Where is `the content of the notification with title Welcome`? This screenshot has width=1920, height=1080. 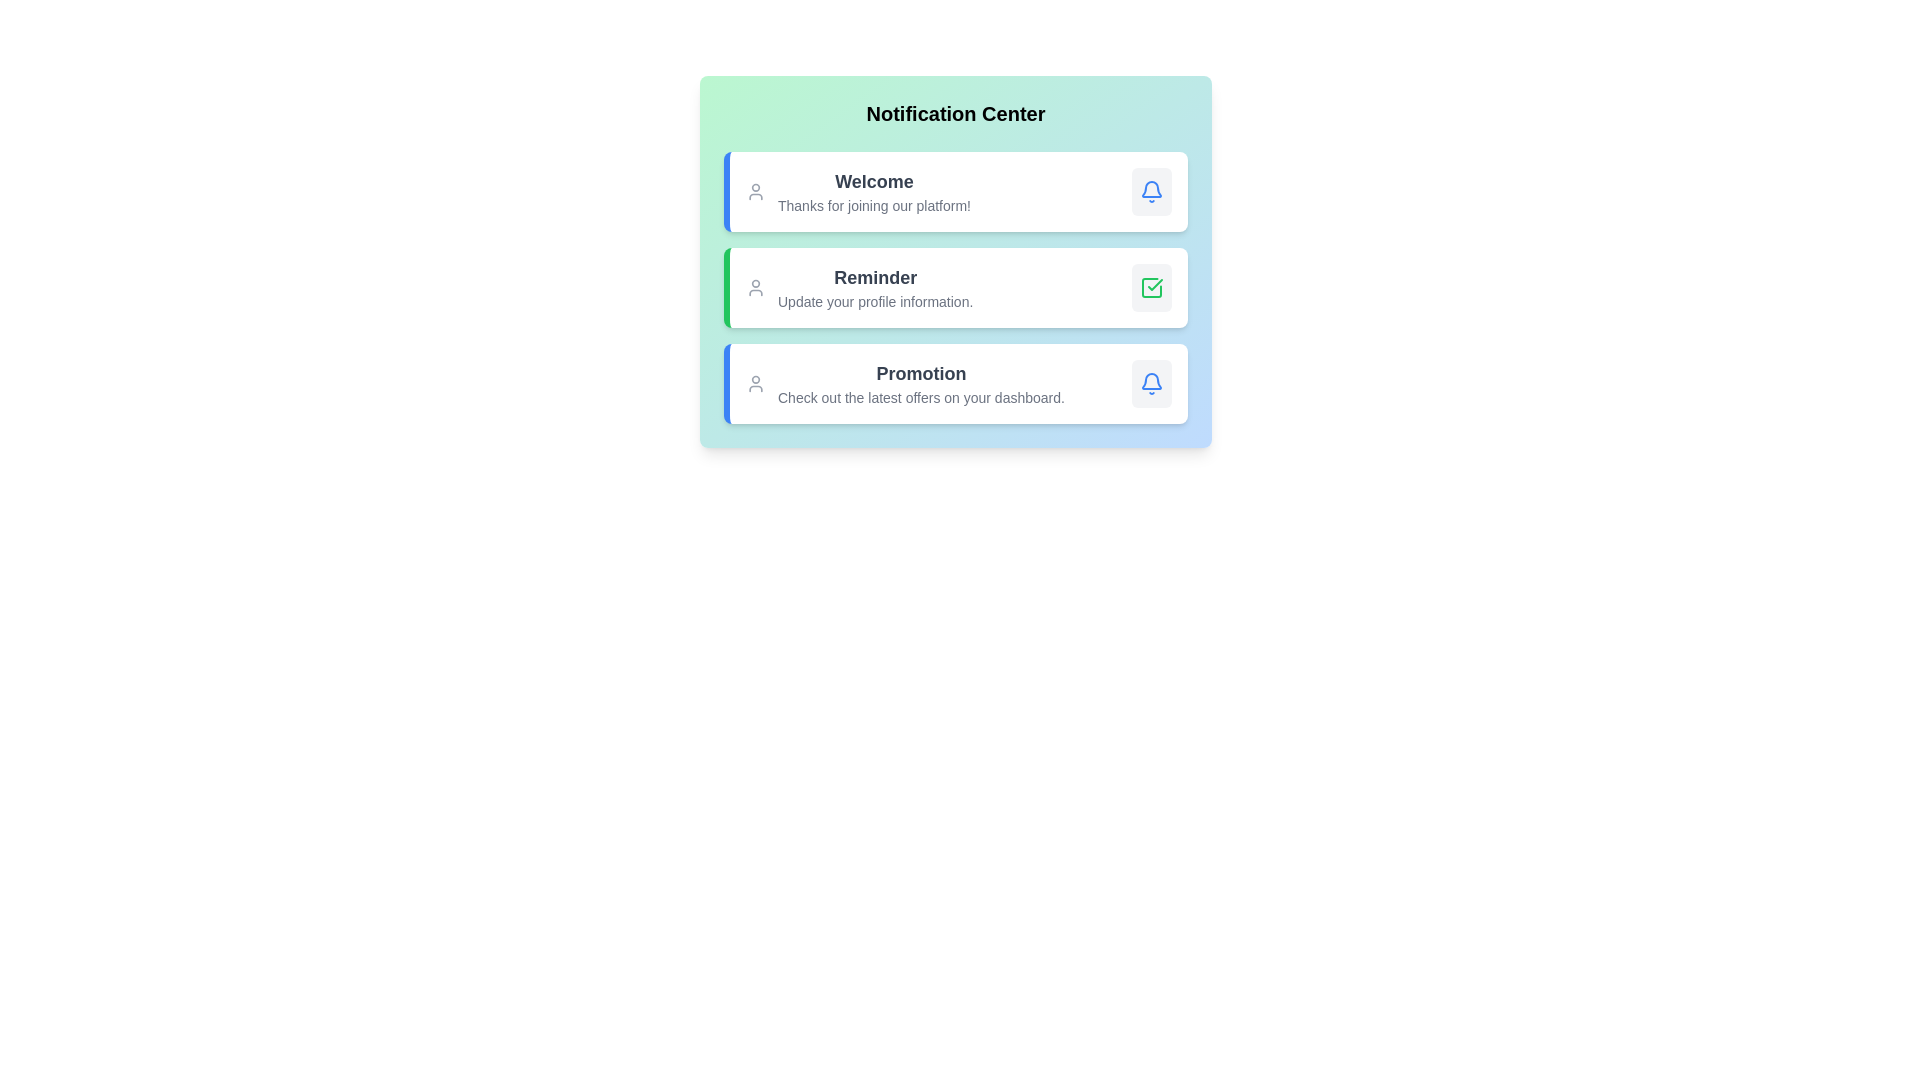 the content of the notification with title Welcome is located at coordinates (873, 181).